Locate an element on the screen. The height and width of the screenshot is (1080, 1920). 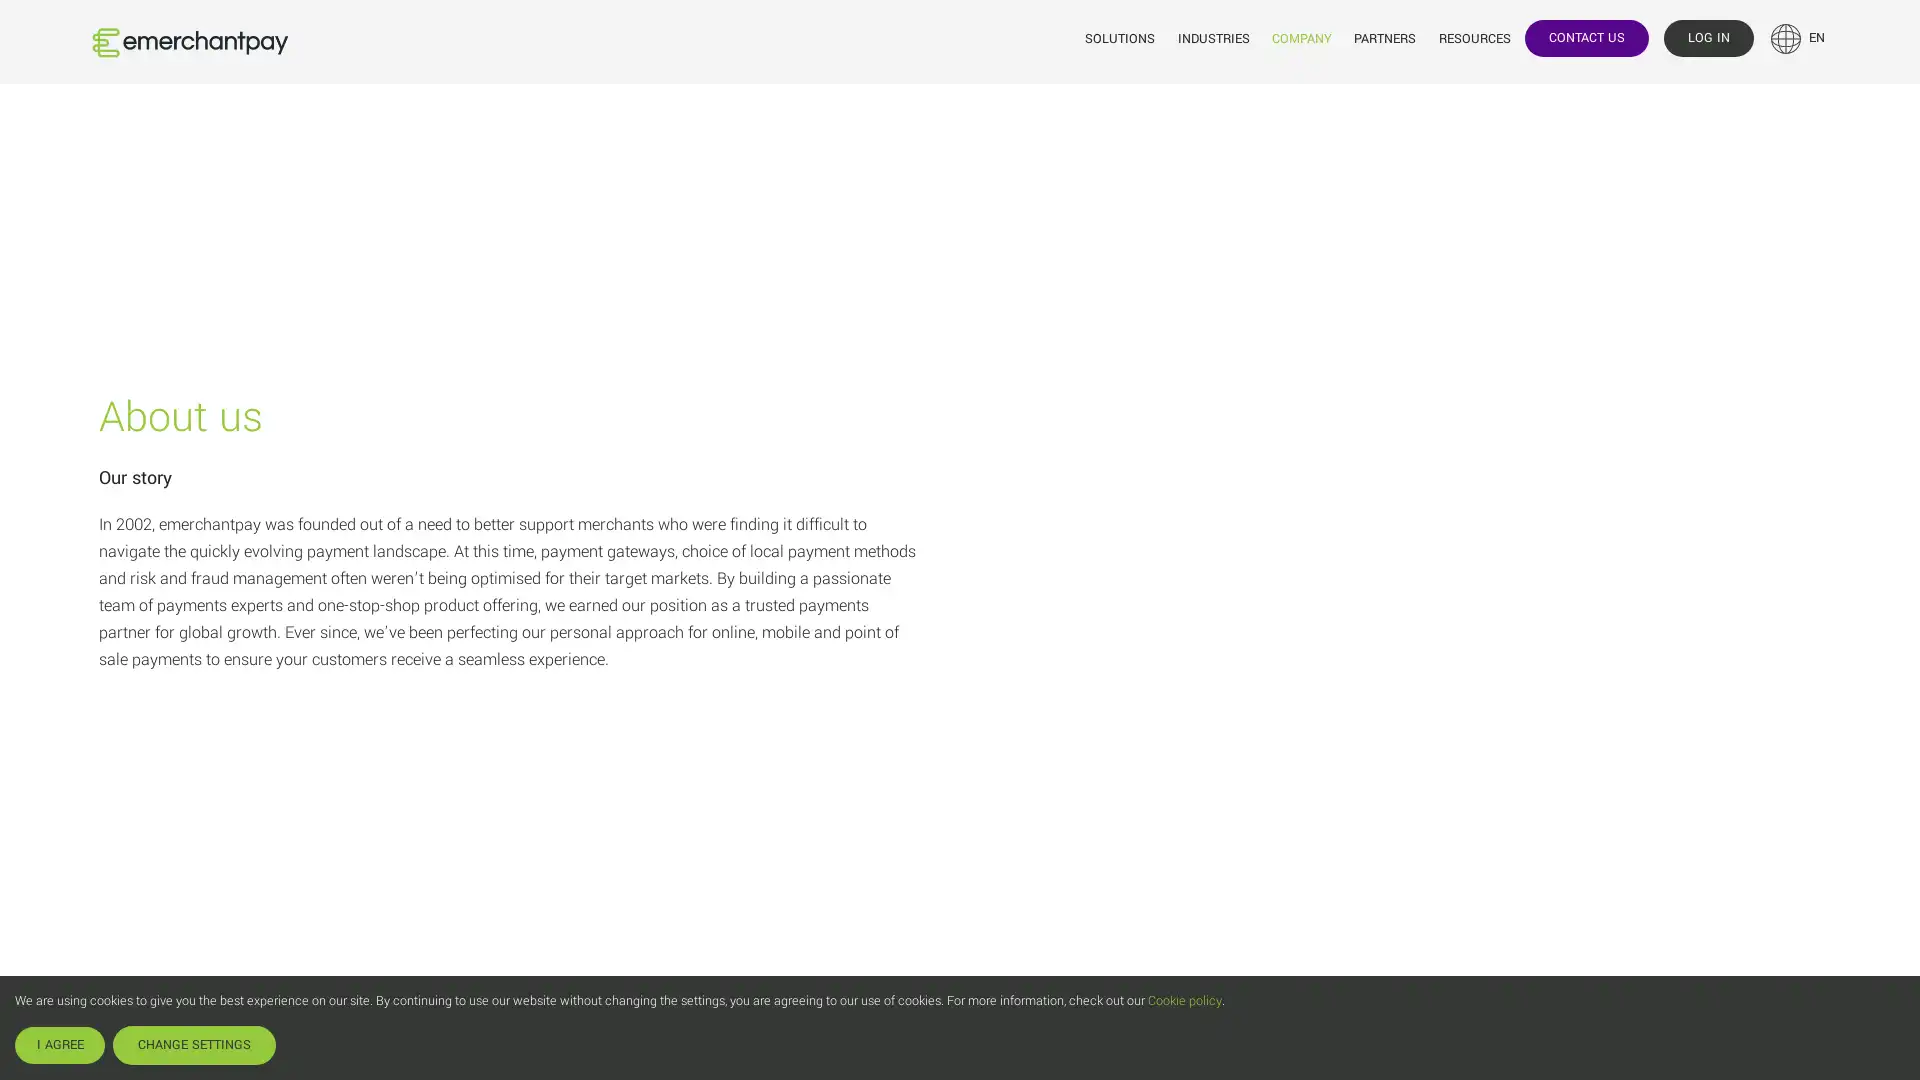
I AGREE is located at coordinates (59, 1044).